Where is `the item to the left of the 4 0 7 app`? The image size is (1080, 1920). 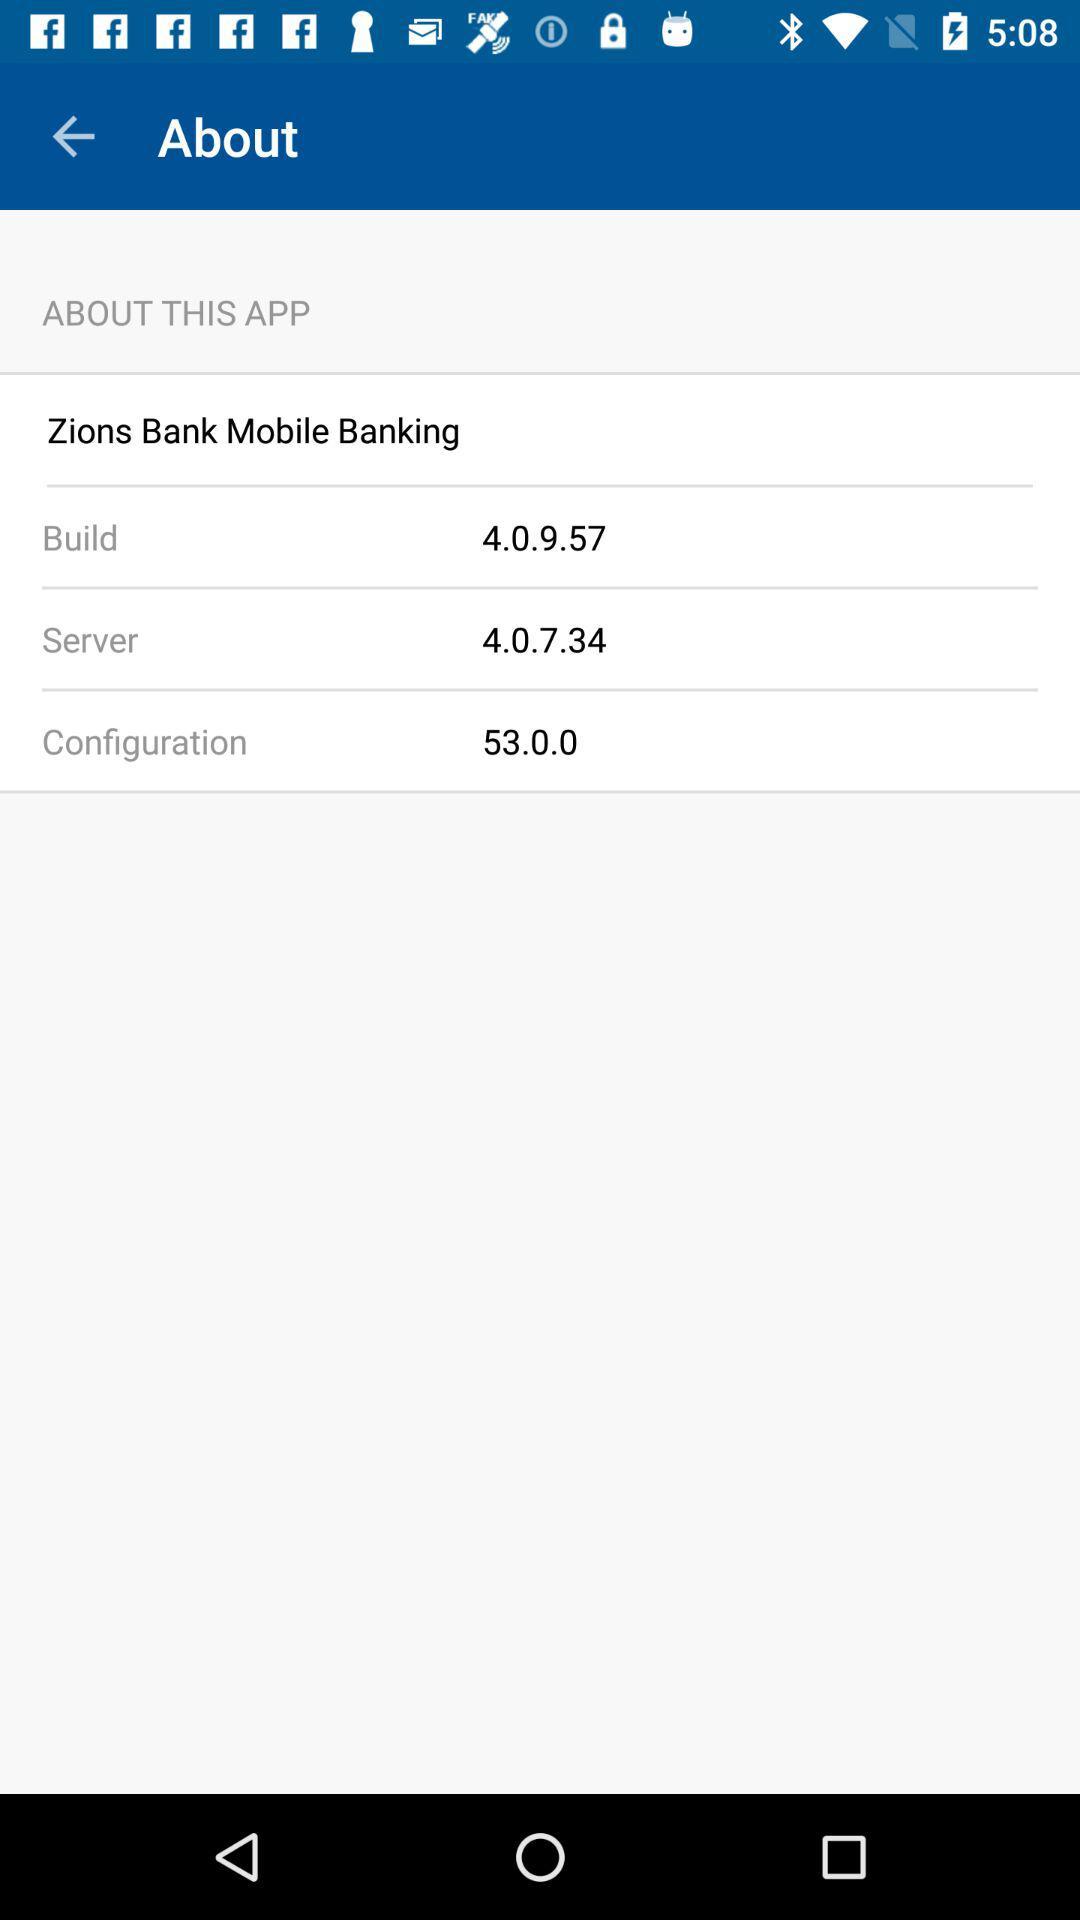
the item to the left of the 4 0 7 app is located at coordinates (240, 637).